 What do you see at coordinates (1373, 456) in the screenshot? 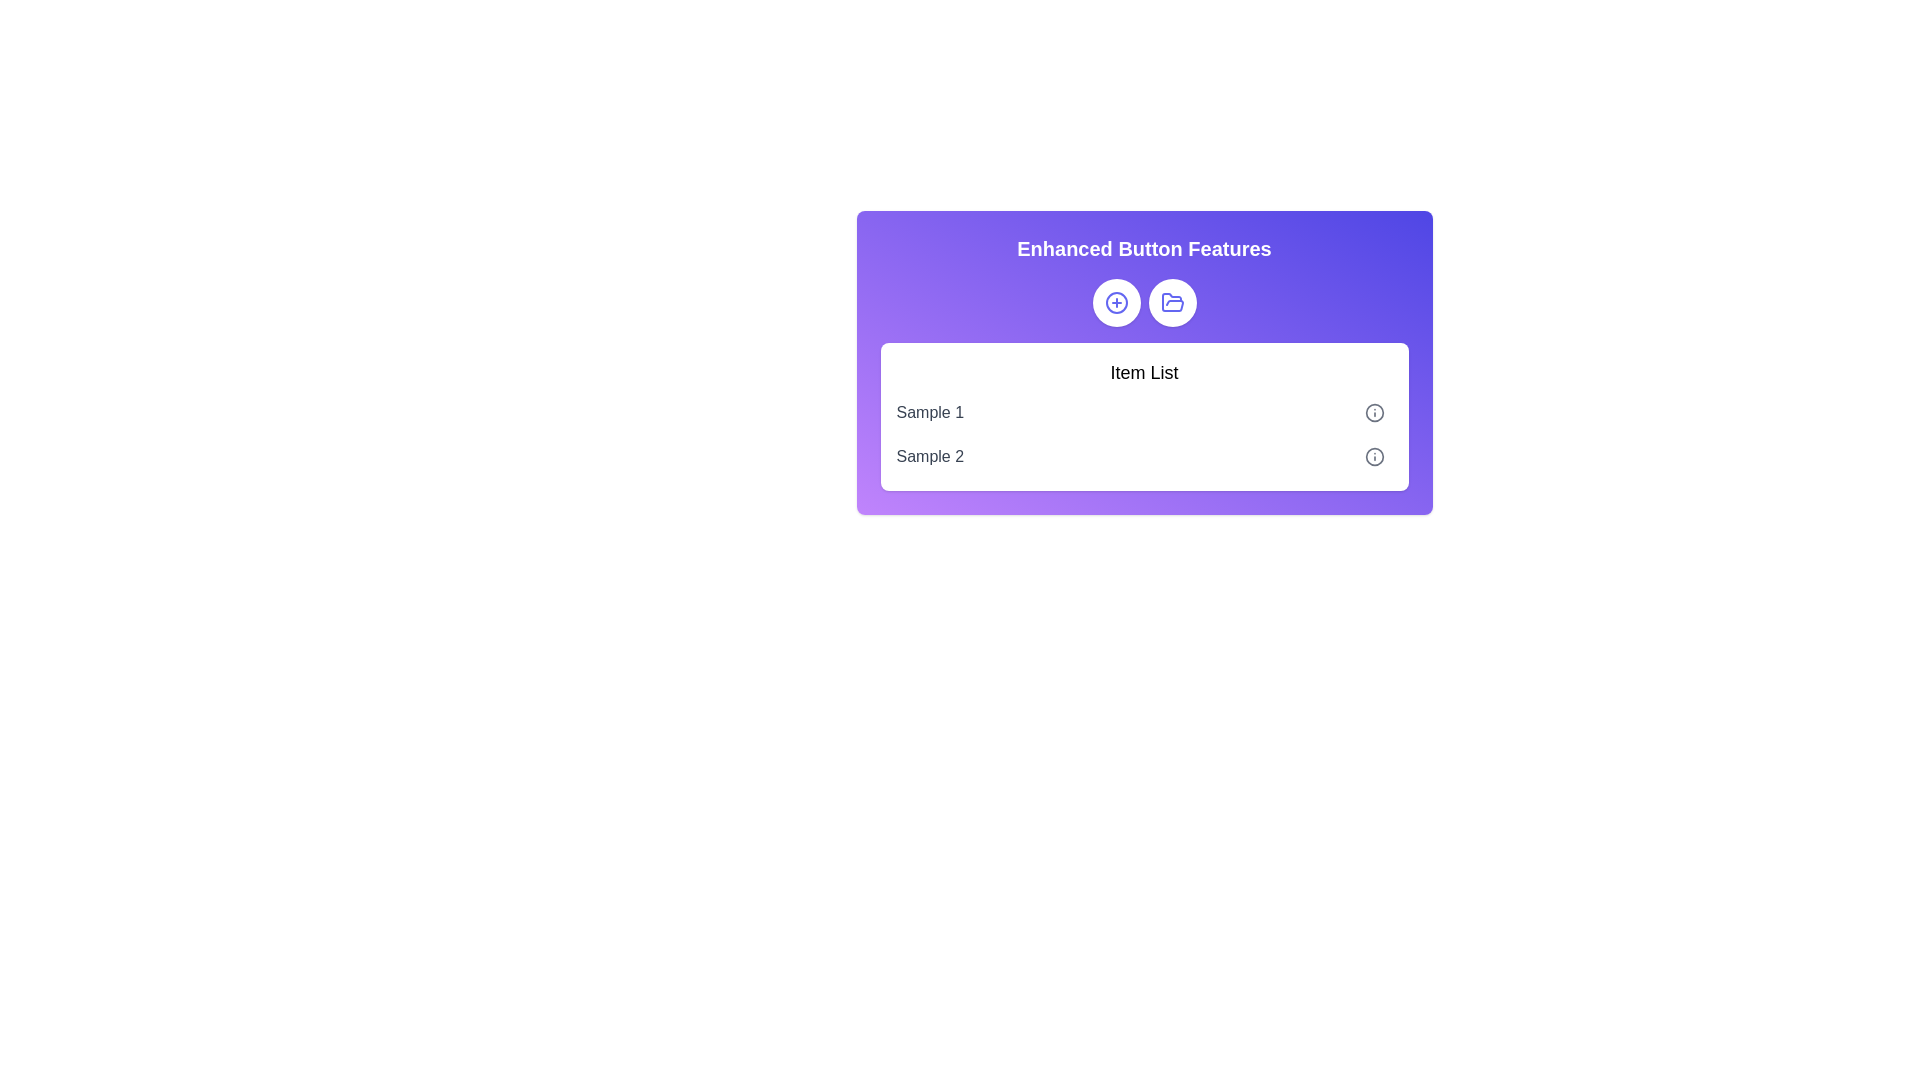
I see `the outermost circle icon located to the right of the 'Item List' section, which is non-interactive and serves as a graphical representation` at bounding box center [1373, 456].